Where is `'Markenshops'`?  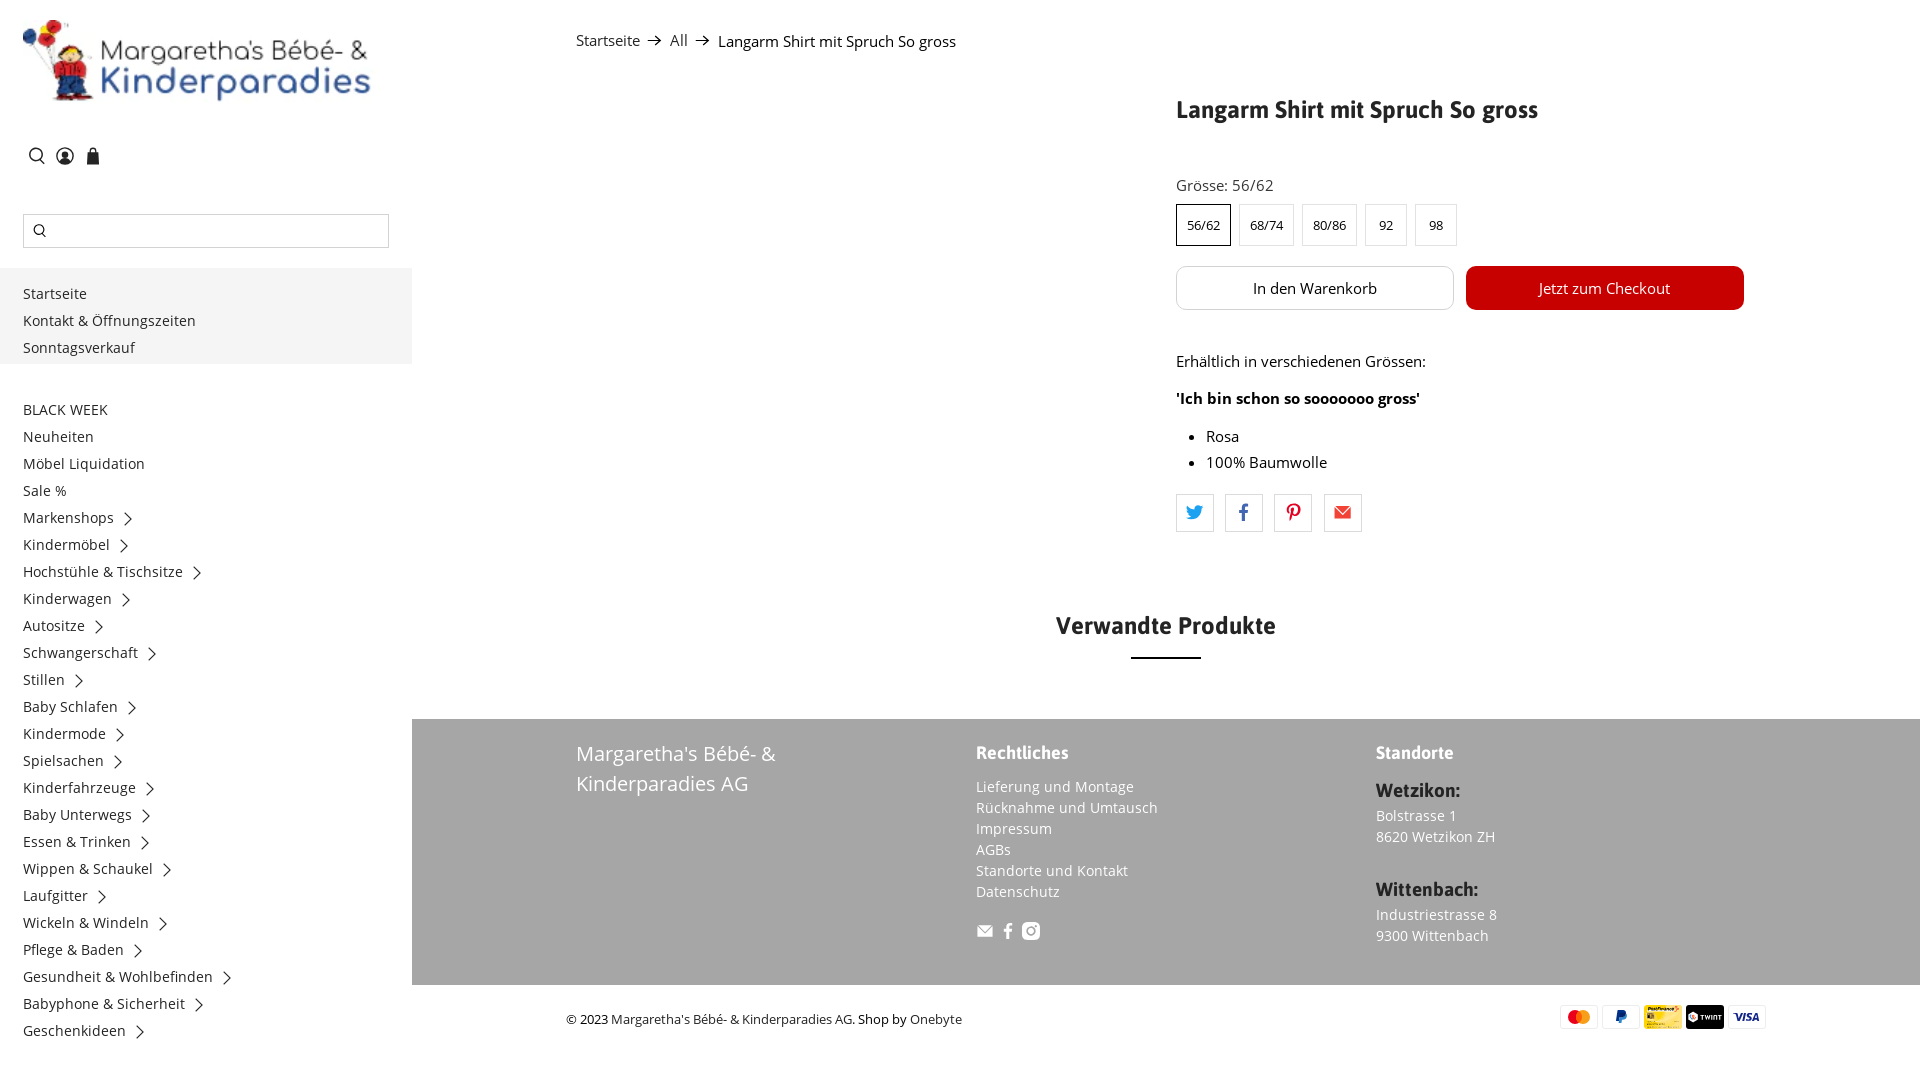
'Markenshops' is located at coordinates (84, 519).